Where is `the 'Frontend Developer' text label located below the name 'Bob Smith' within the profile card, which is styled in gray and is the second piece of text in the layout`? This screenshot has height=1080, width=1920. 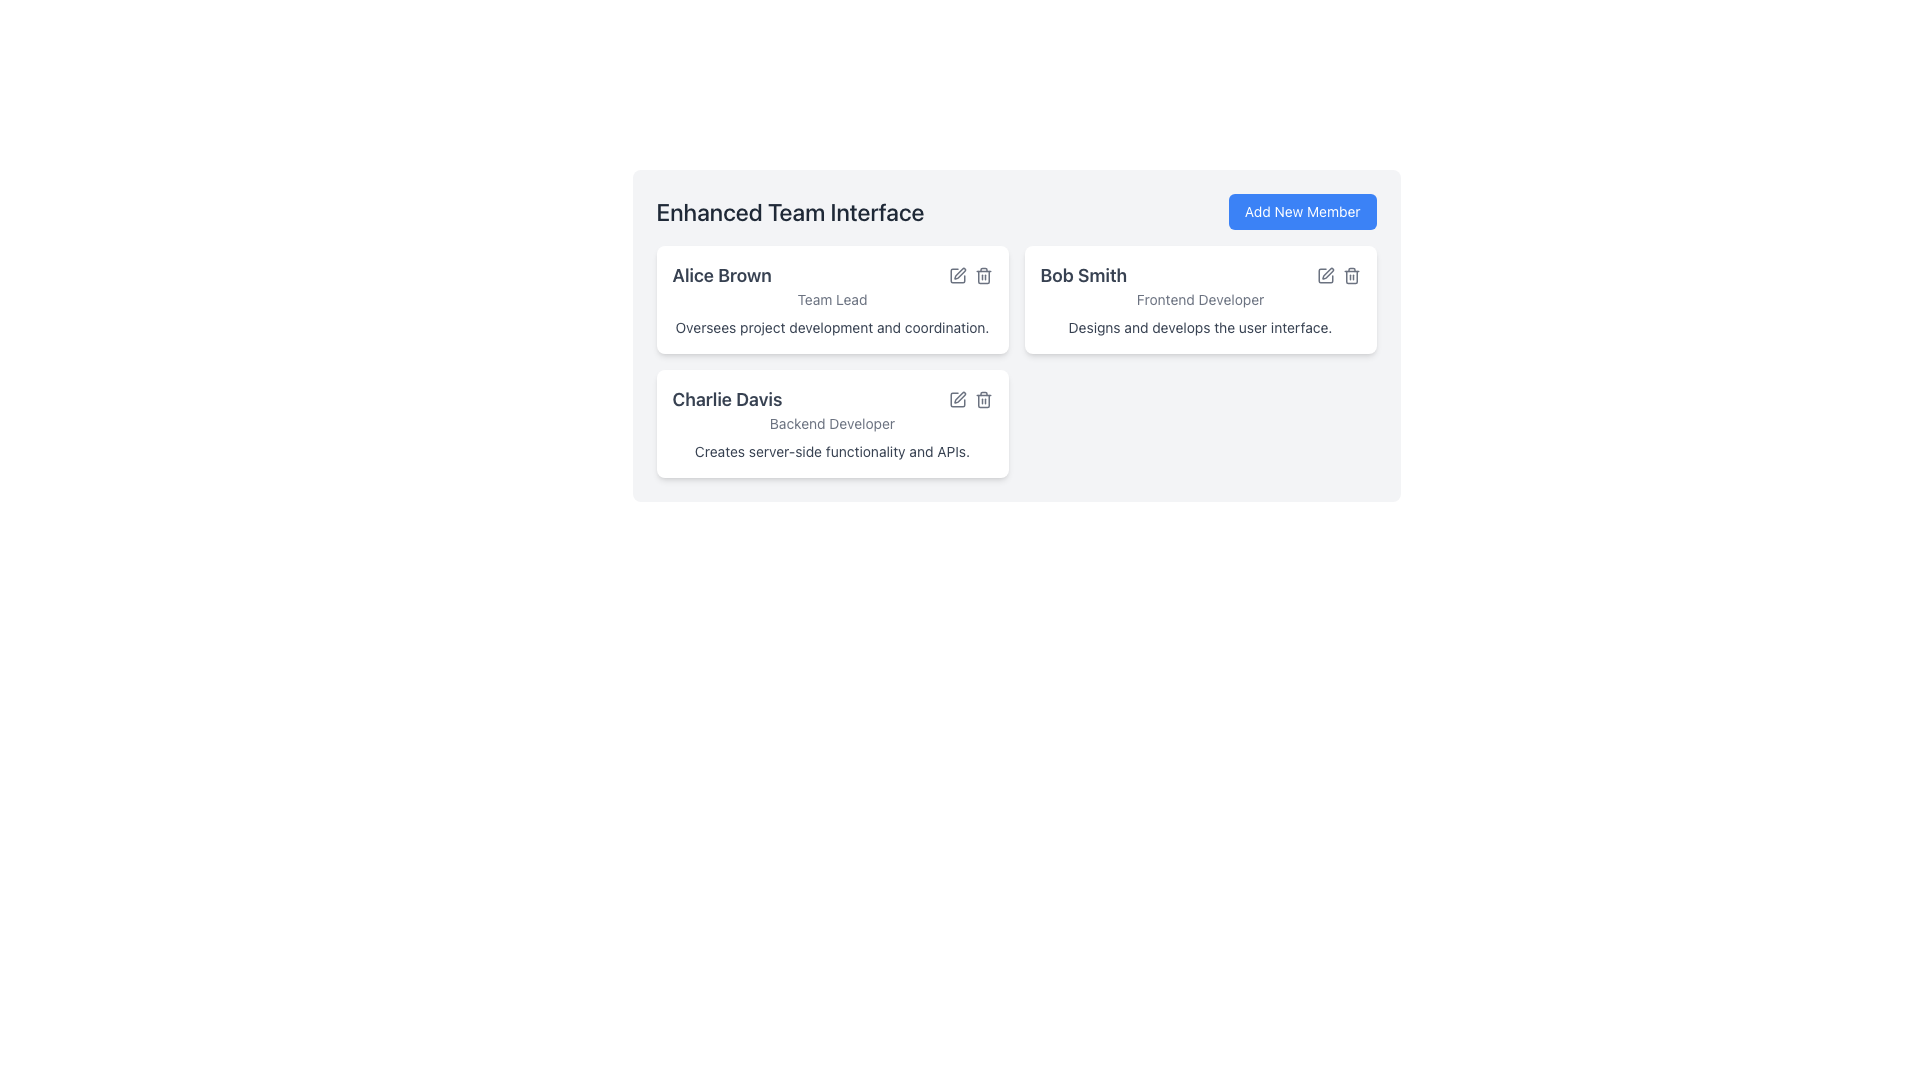
the 'Frontend Developer' text label located below the name 'Bob Smith' within the profile card, which is styled in gray and is the second piece of text in the layout is located at coordinates (1200, 300).